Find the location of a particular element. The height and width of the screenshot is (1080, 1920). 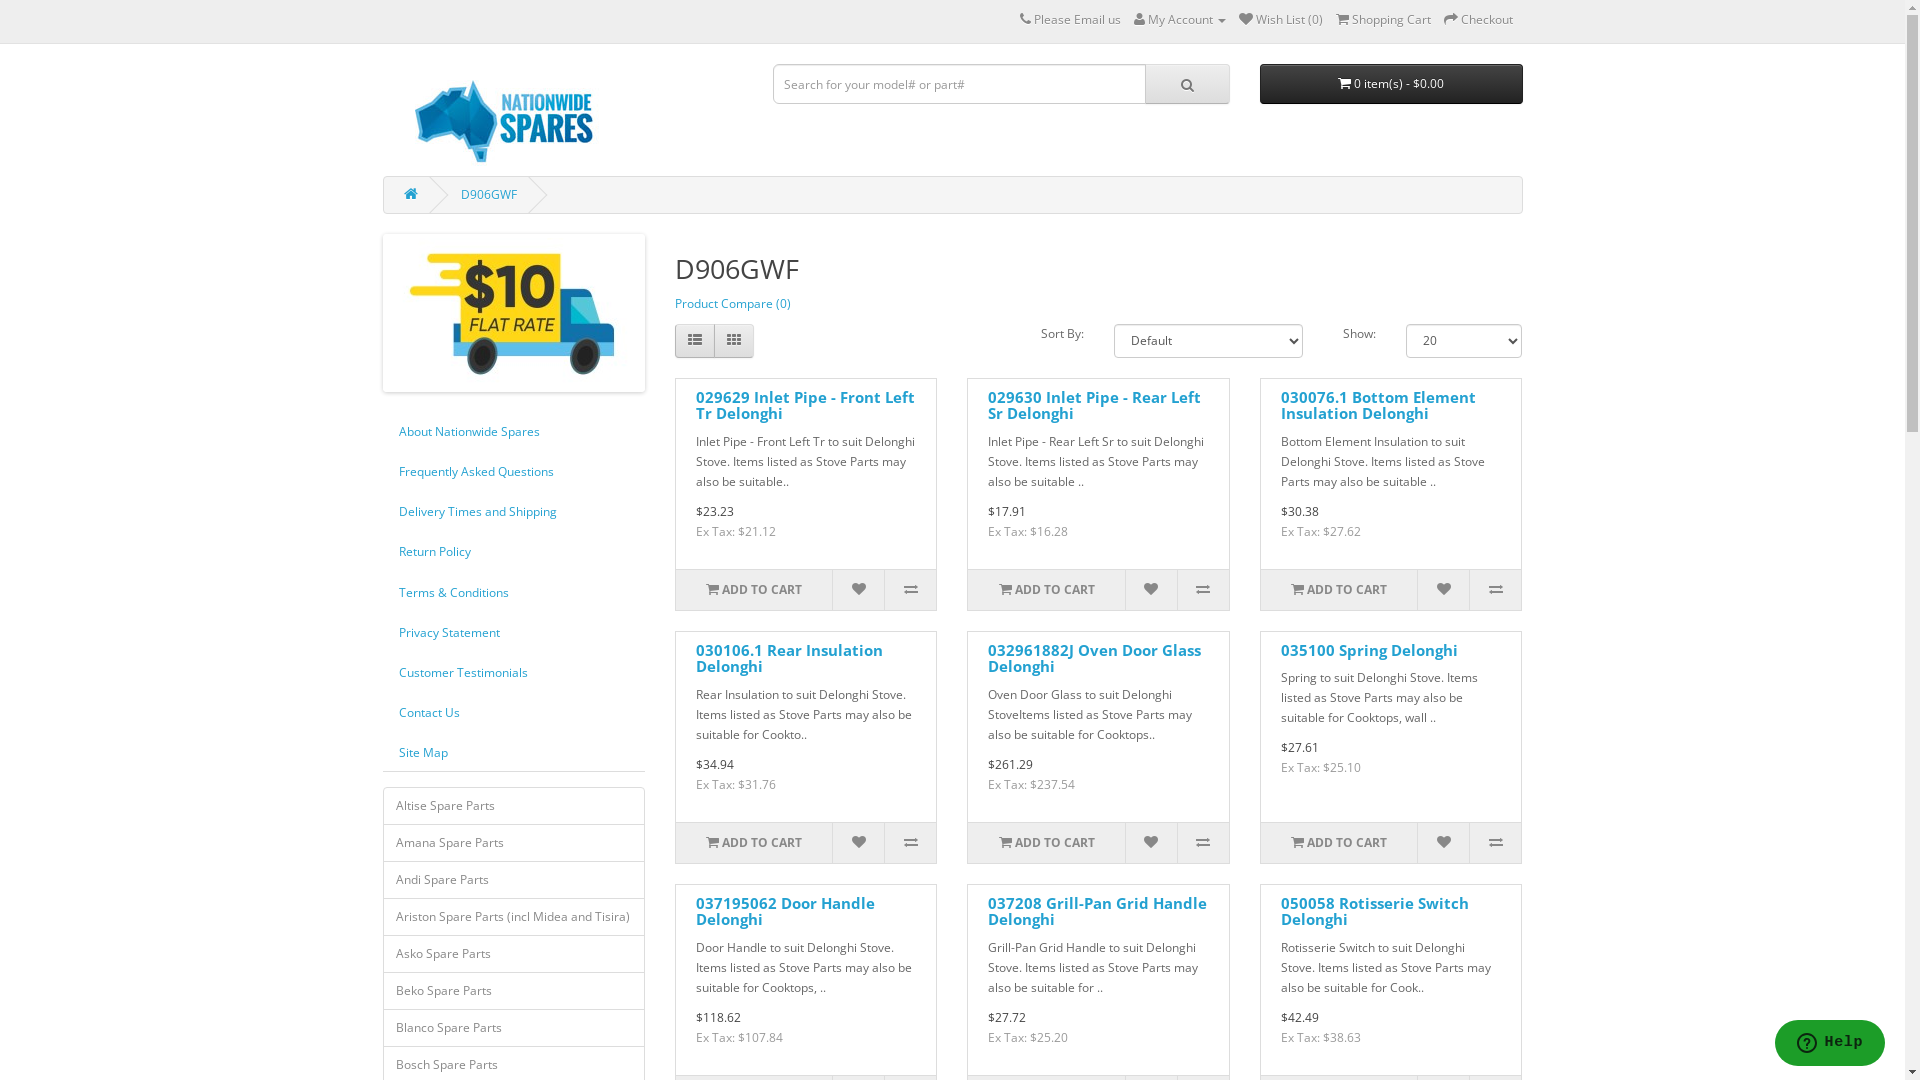

'Product Compare (0)' is located at coordinates (732, 303).